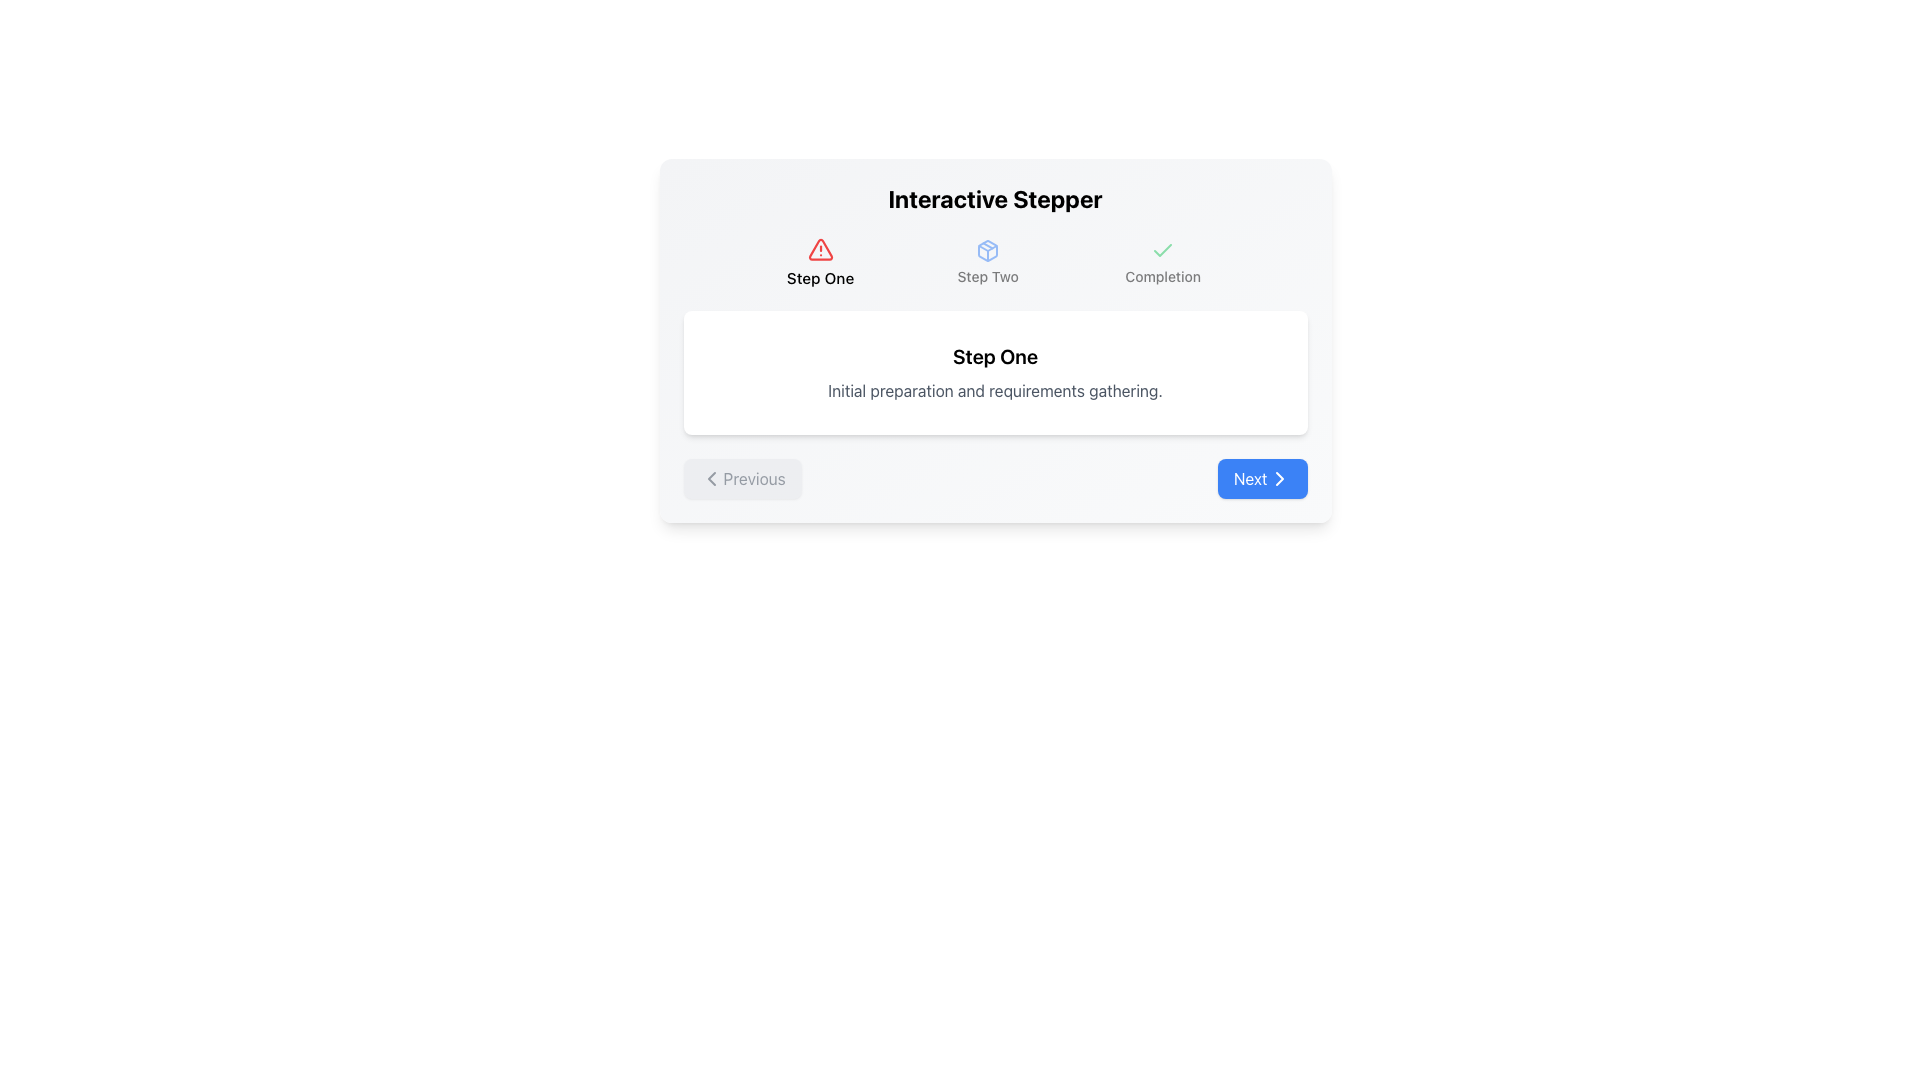 This screenshot has height=1080, width=1920. What do you see at coordinates (988, 249) in the screenshot?
I see `the geometric icon resembling a 3D cube, which is the second status icon in the top stepper component between 'Step One' and 'Completion'` at bounding box center [988, 249].